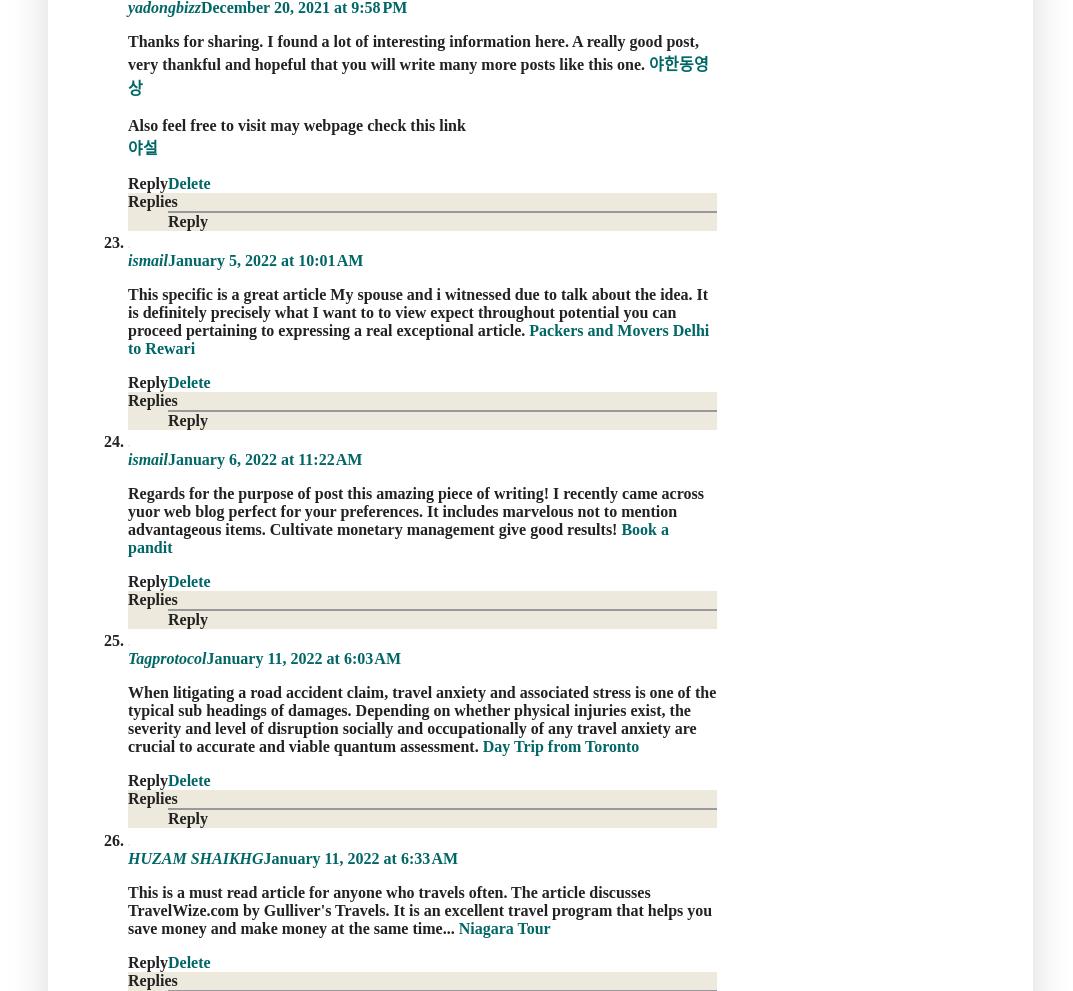 This screenshot has height=991, width=1073. What do you see at coordinates (127, 657) in the screenshot?
I see `'Tagprotocol'` at bounding box center [127, 657].